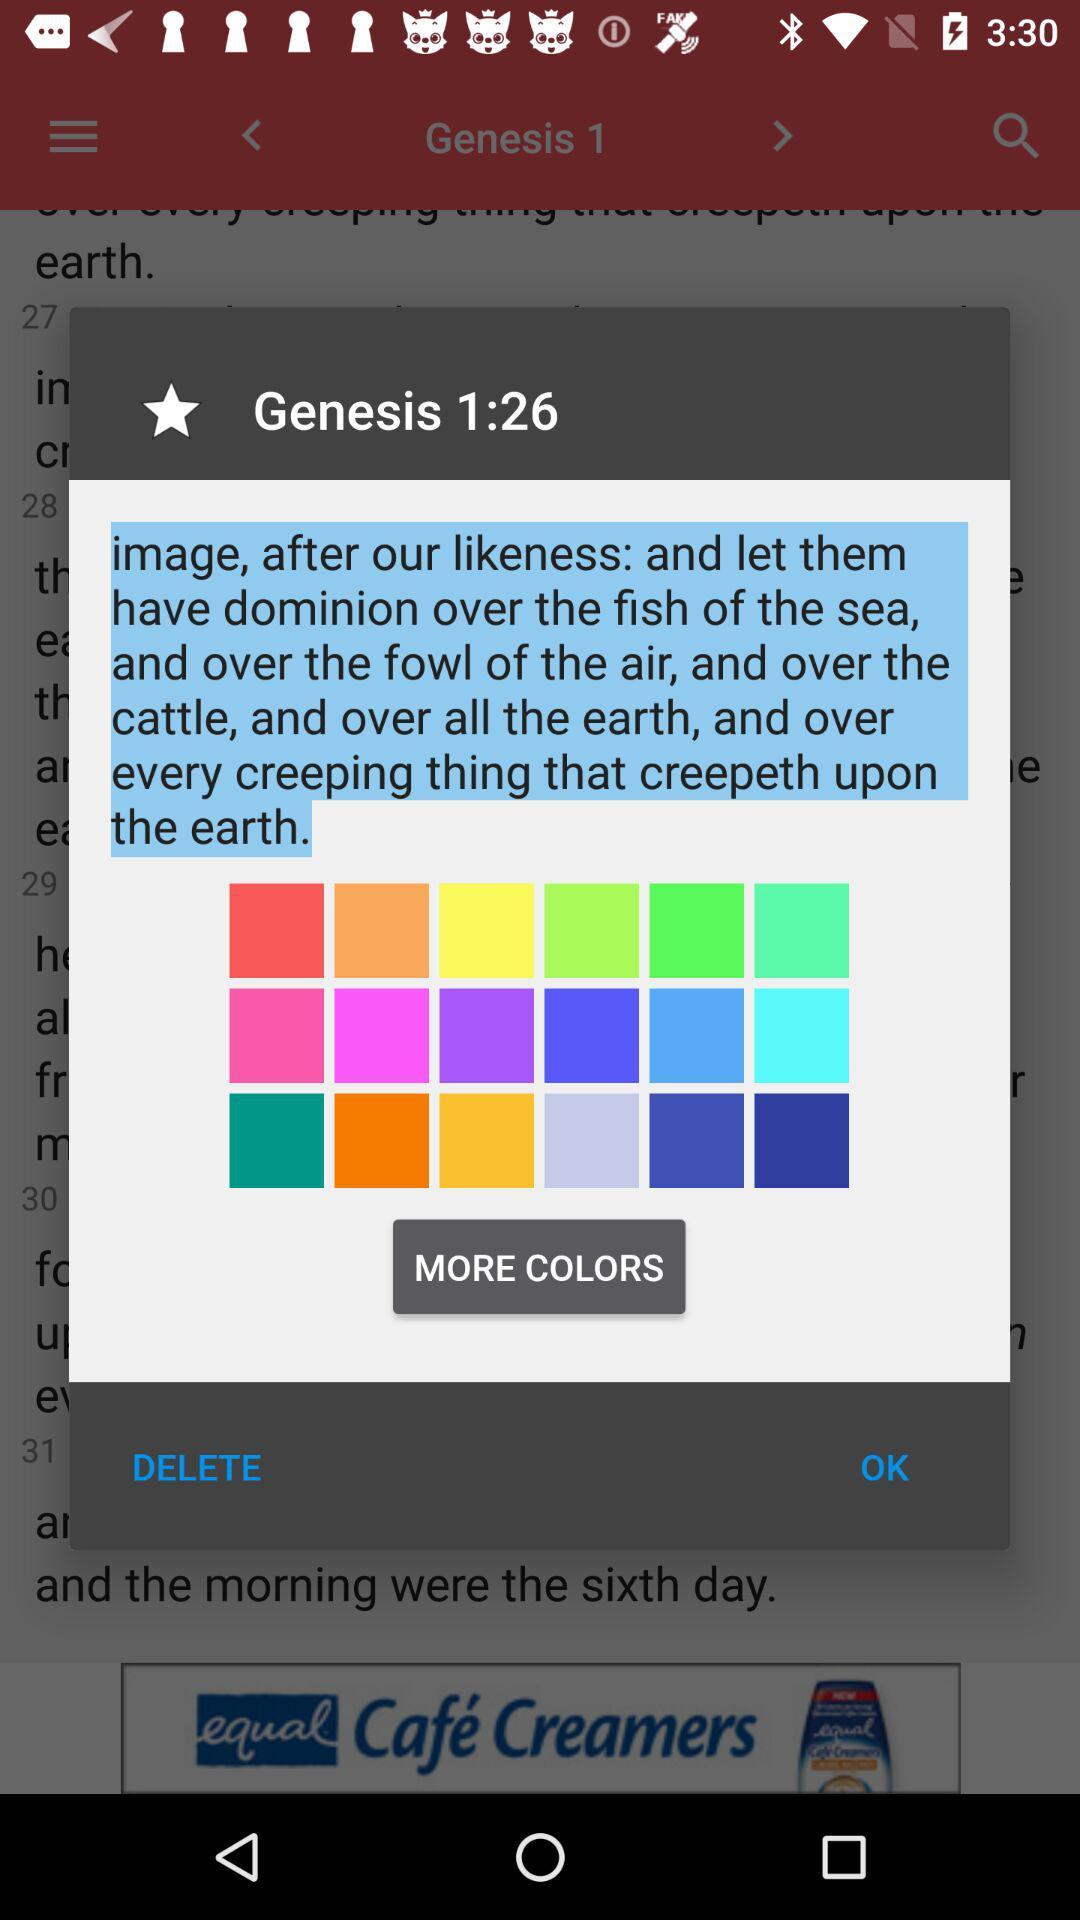  Describe the element at coordinates (196, 1466) in the screenshot. I see `delete` at that location.